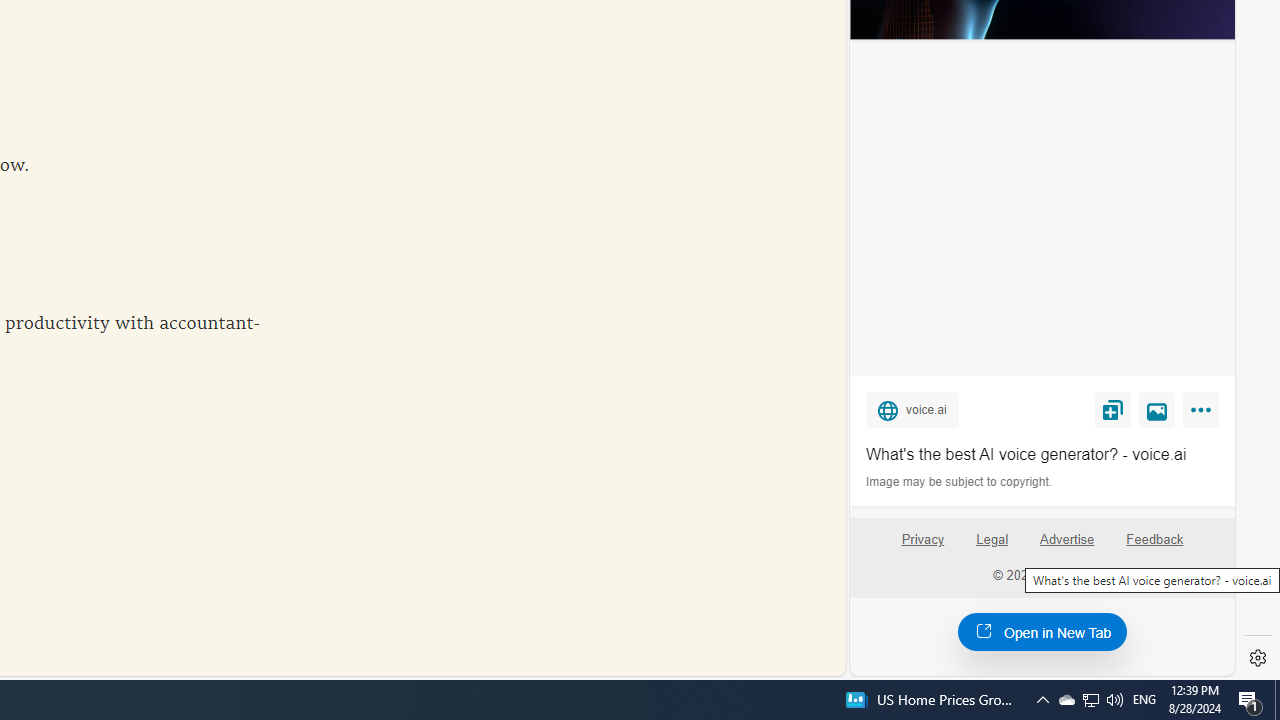 This screenshot has height=720, width=1280. What do you see at coordinates (1157, 408) in the screenshot?
I see `'View image'` at bounding box center [1157, 408].